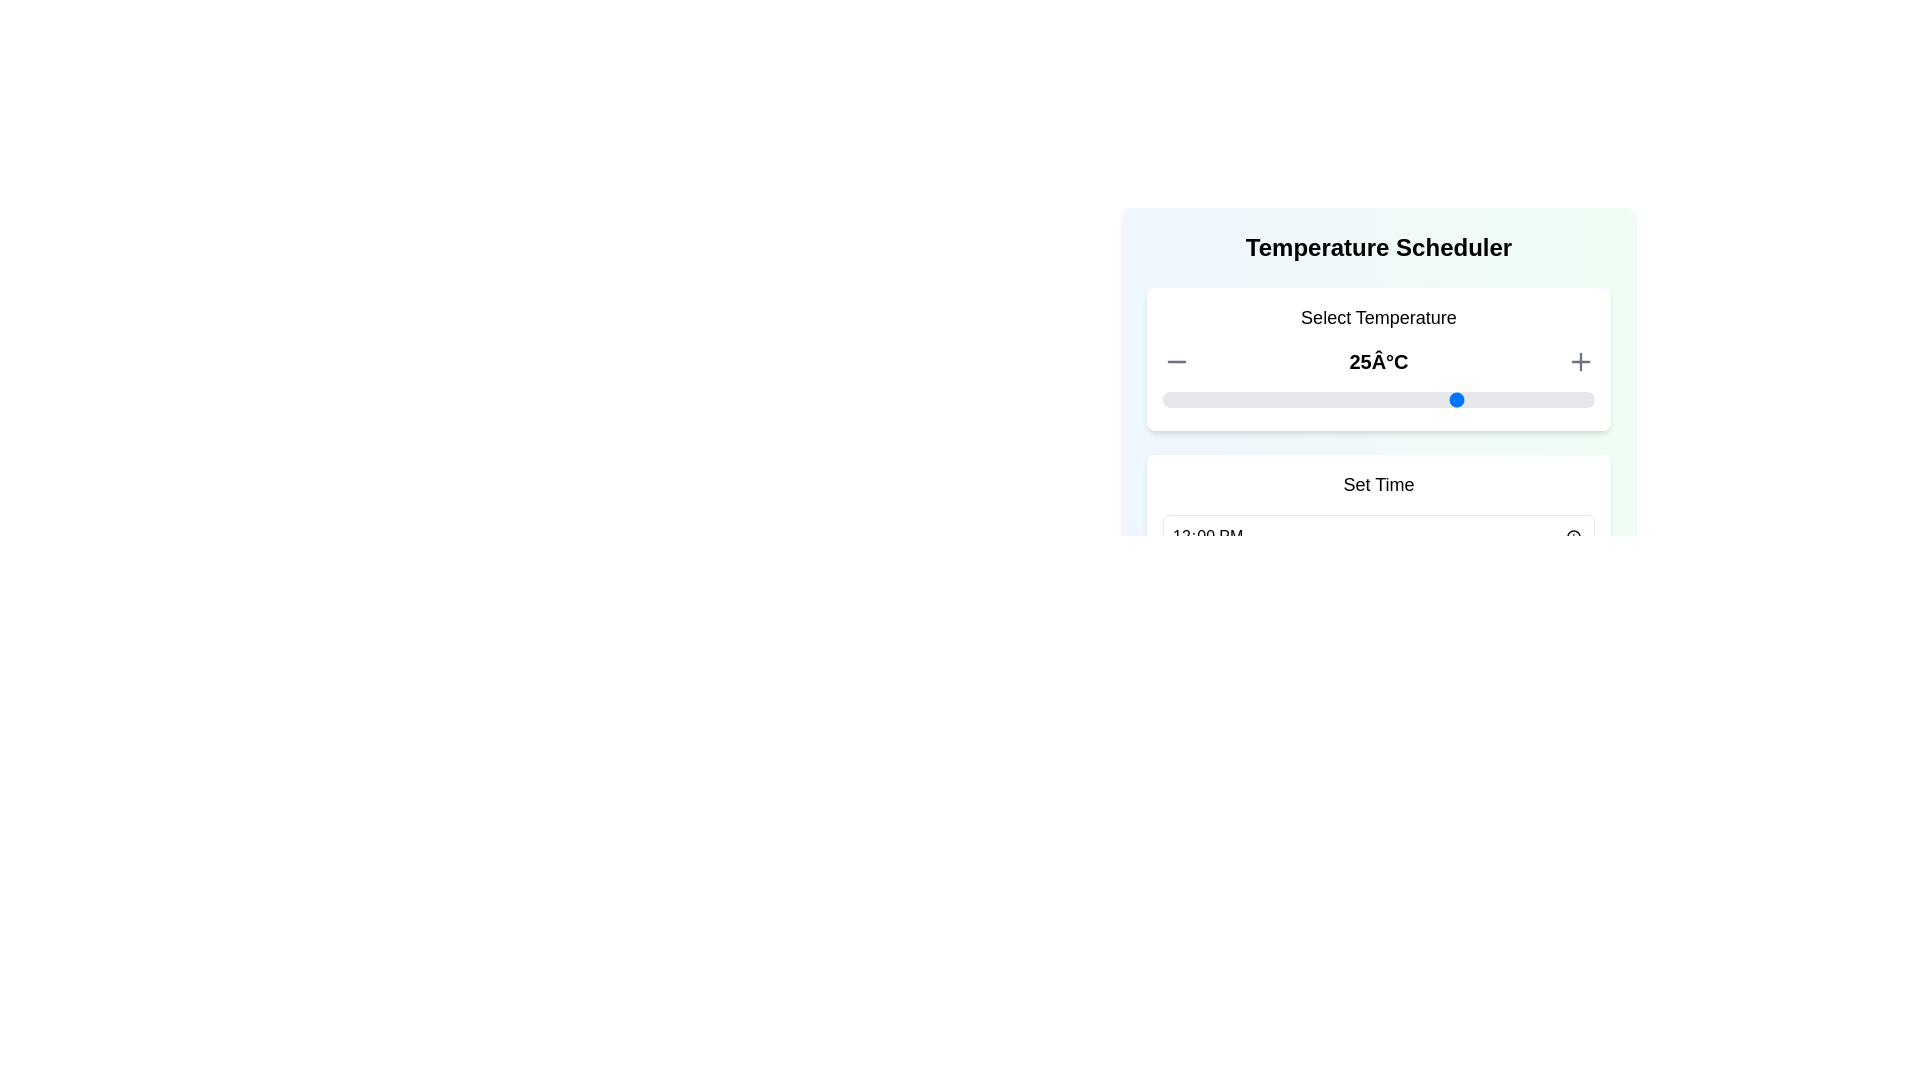  I want to click on the gray minus icon button located to the left of the temperature display (25°C), so click(1176, 362).